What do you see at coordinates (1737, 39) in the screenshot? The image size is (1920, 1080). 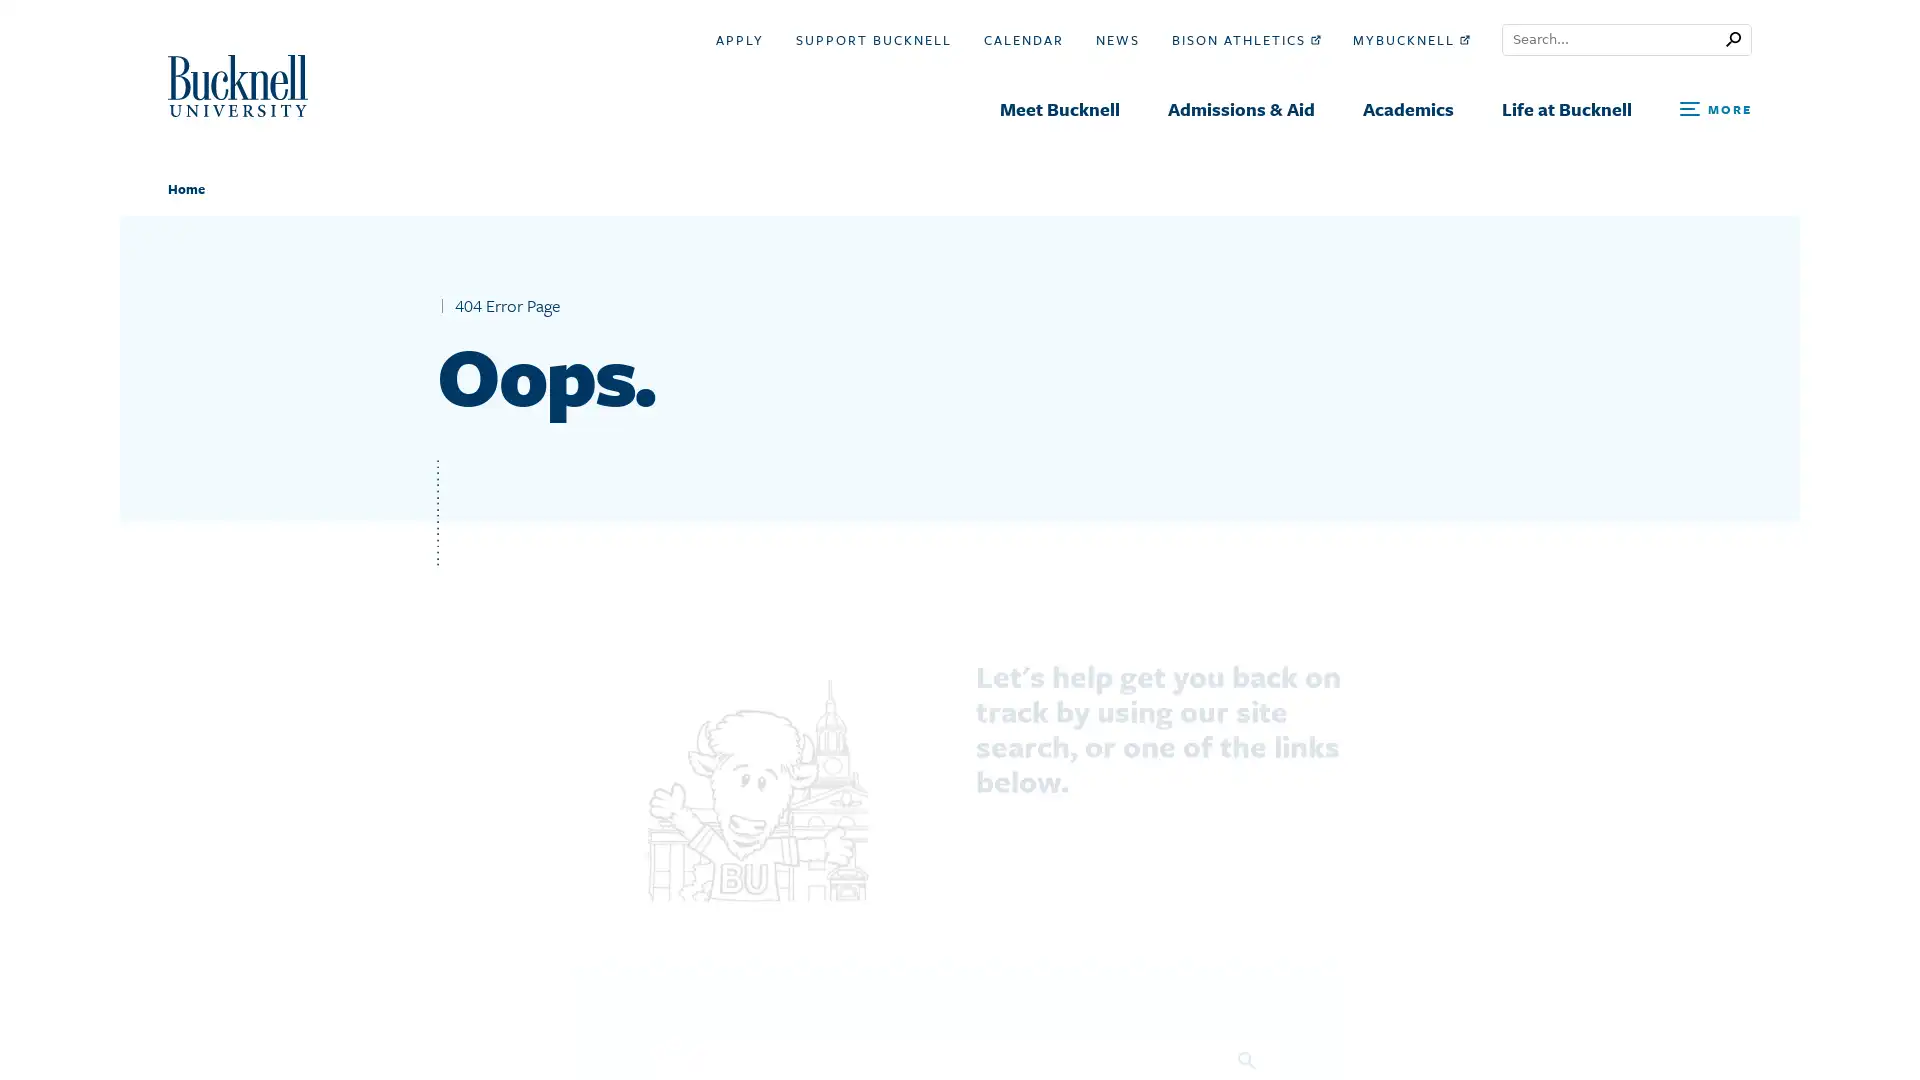 I see `Submit` at bounding box center [1737, 39].